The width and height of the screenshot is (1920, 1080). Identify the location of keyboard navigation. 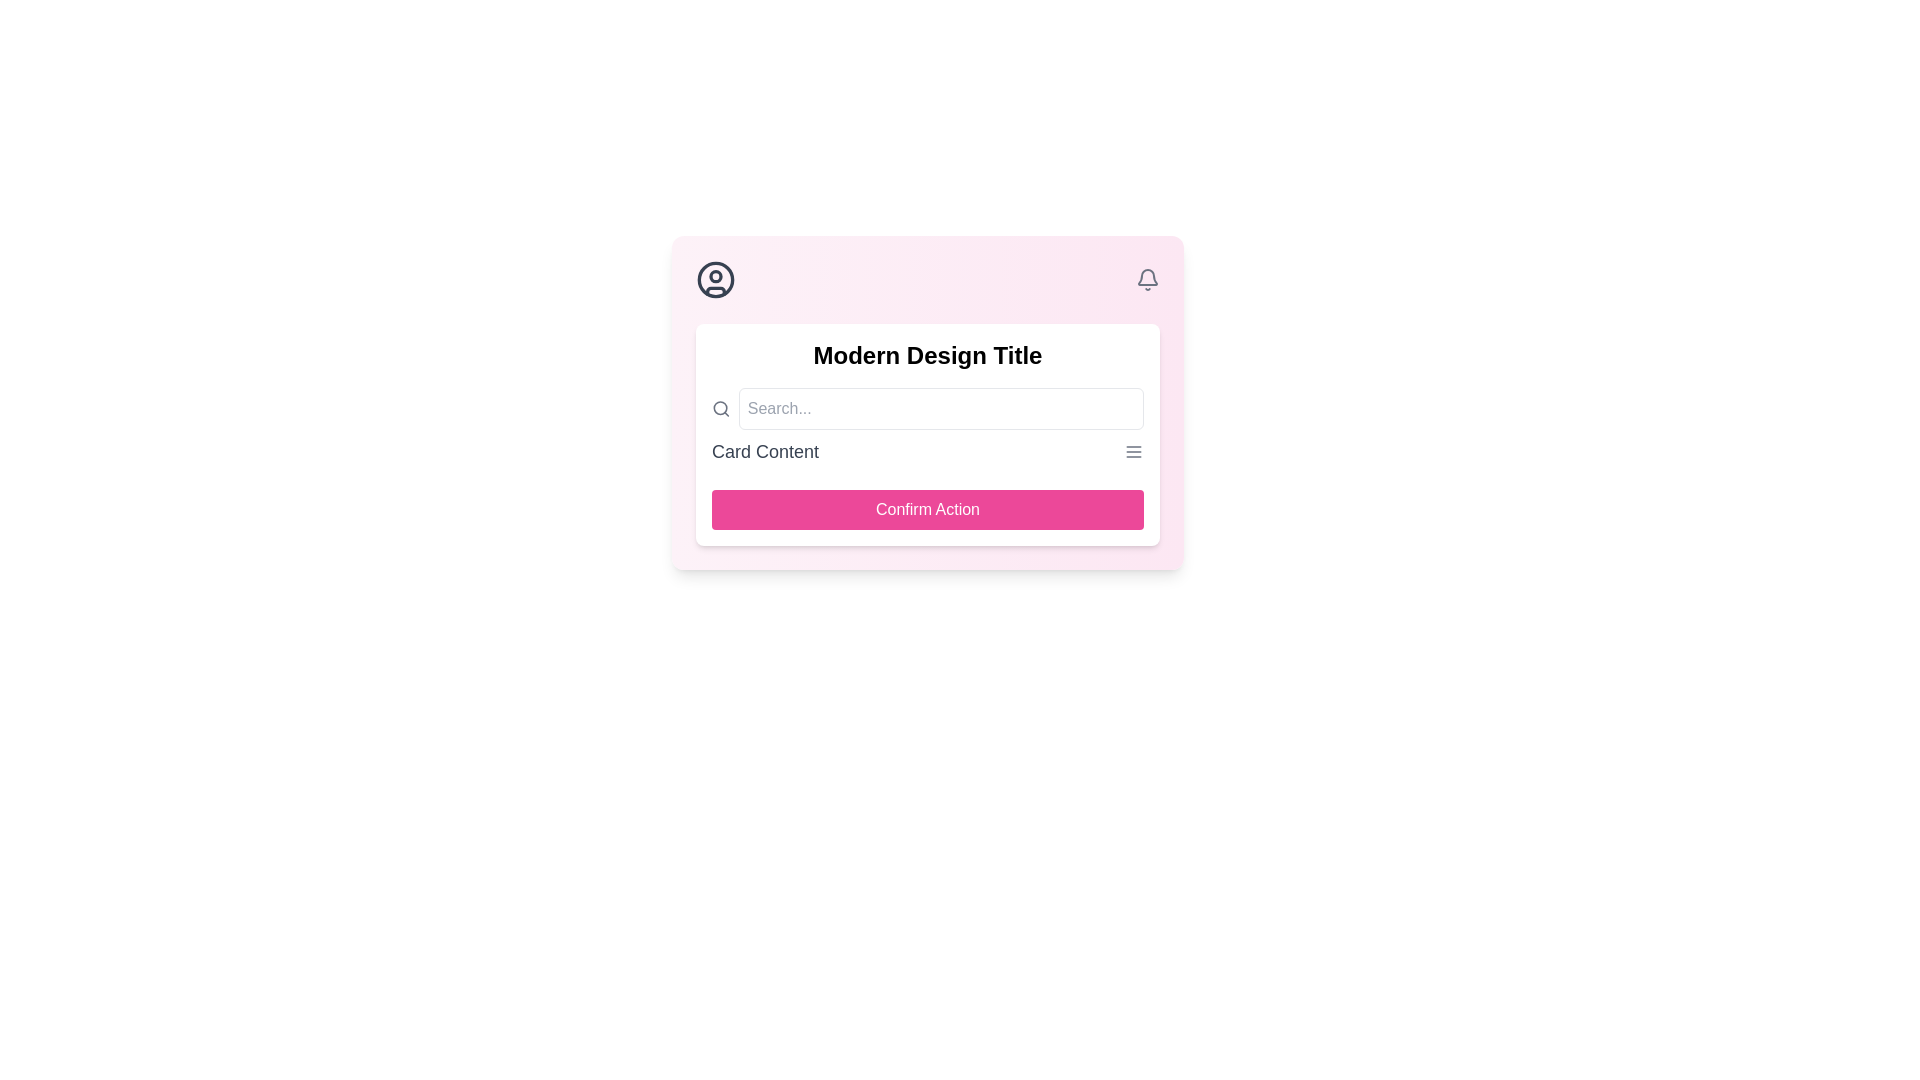
(926, 508).